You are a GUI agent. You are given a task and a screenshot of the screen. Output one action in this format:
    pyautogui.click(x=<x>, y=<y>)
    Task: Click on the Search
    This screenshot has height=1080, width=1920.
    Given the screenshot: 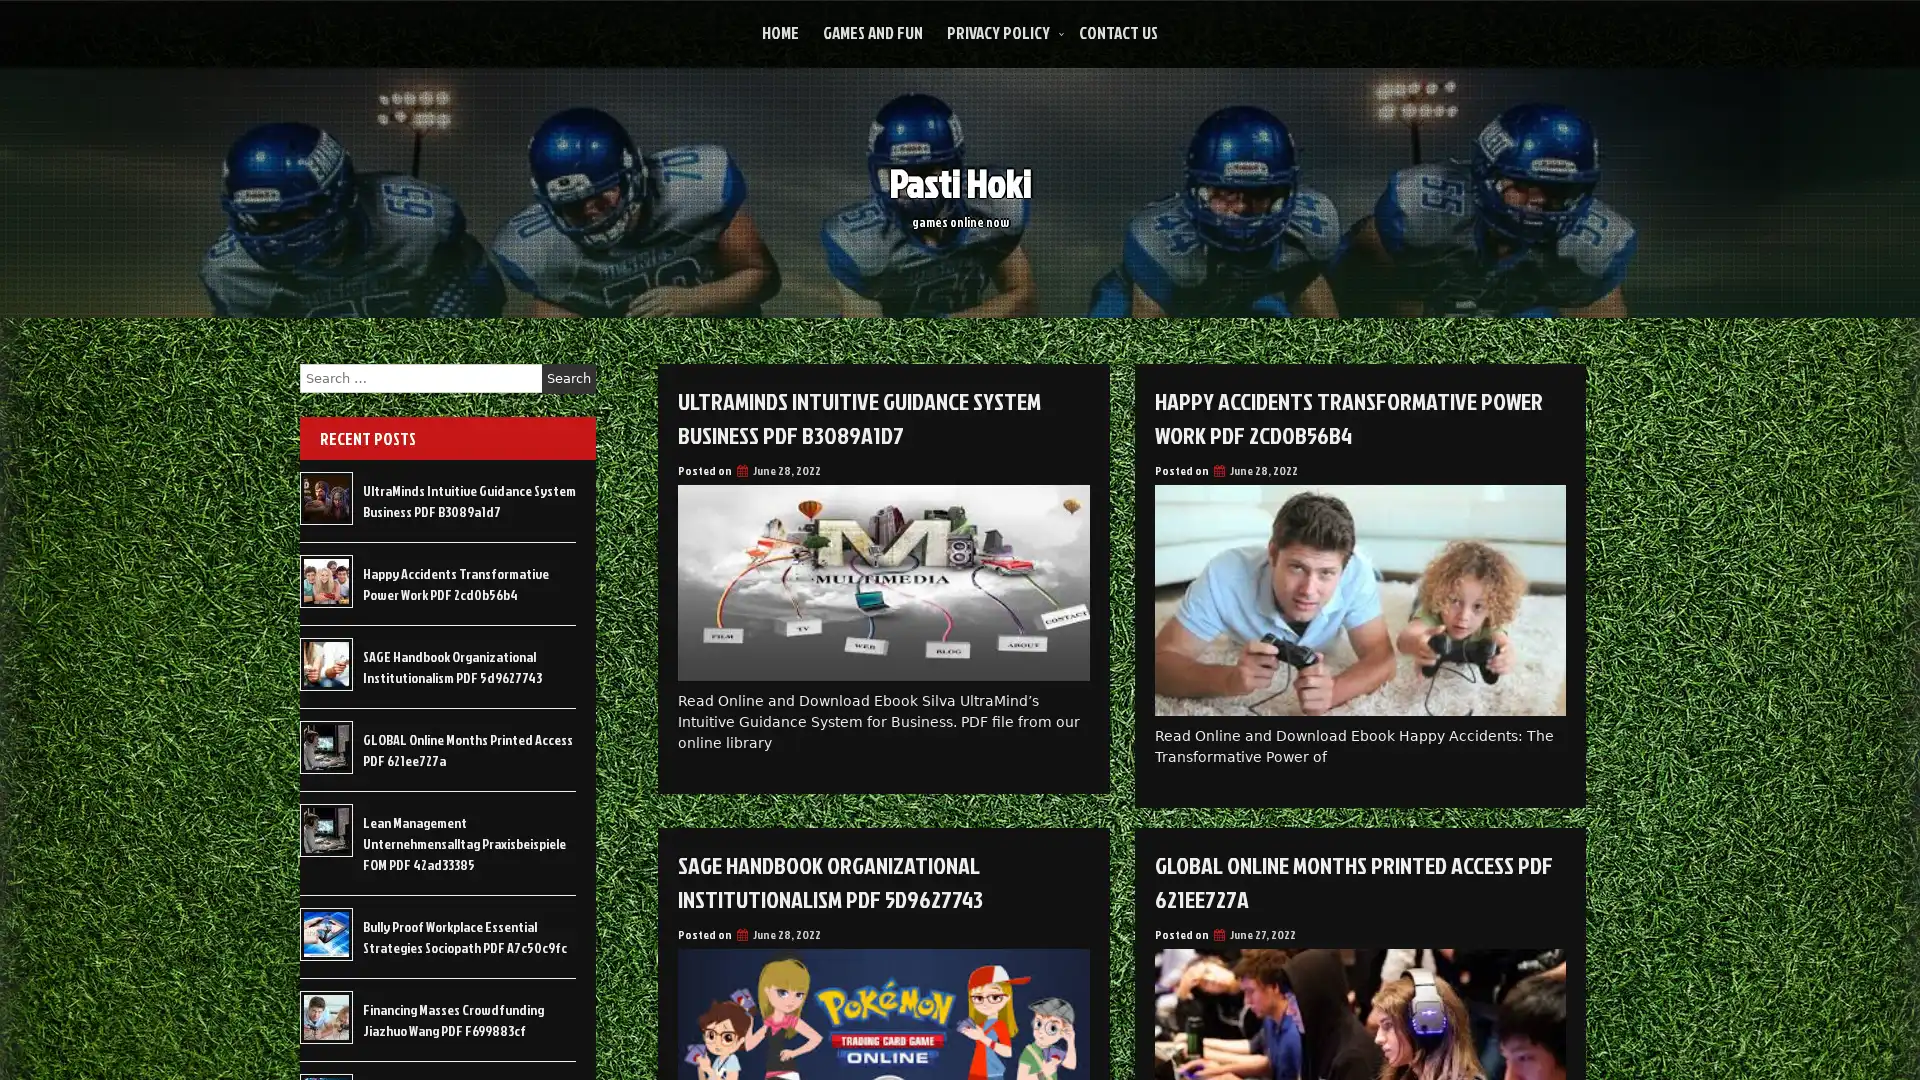 What is the action you would take?
    pyautogui.click(x=568, y=378)
    